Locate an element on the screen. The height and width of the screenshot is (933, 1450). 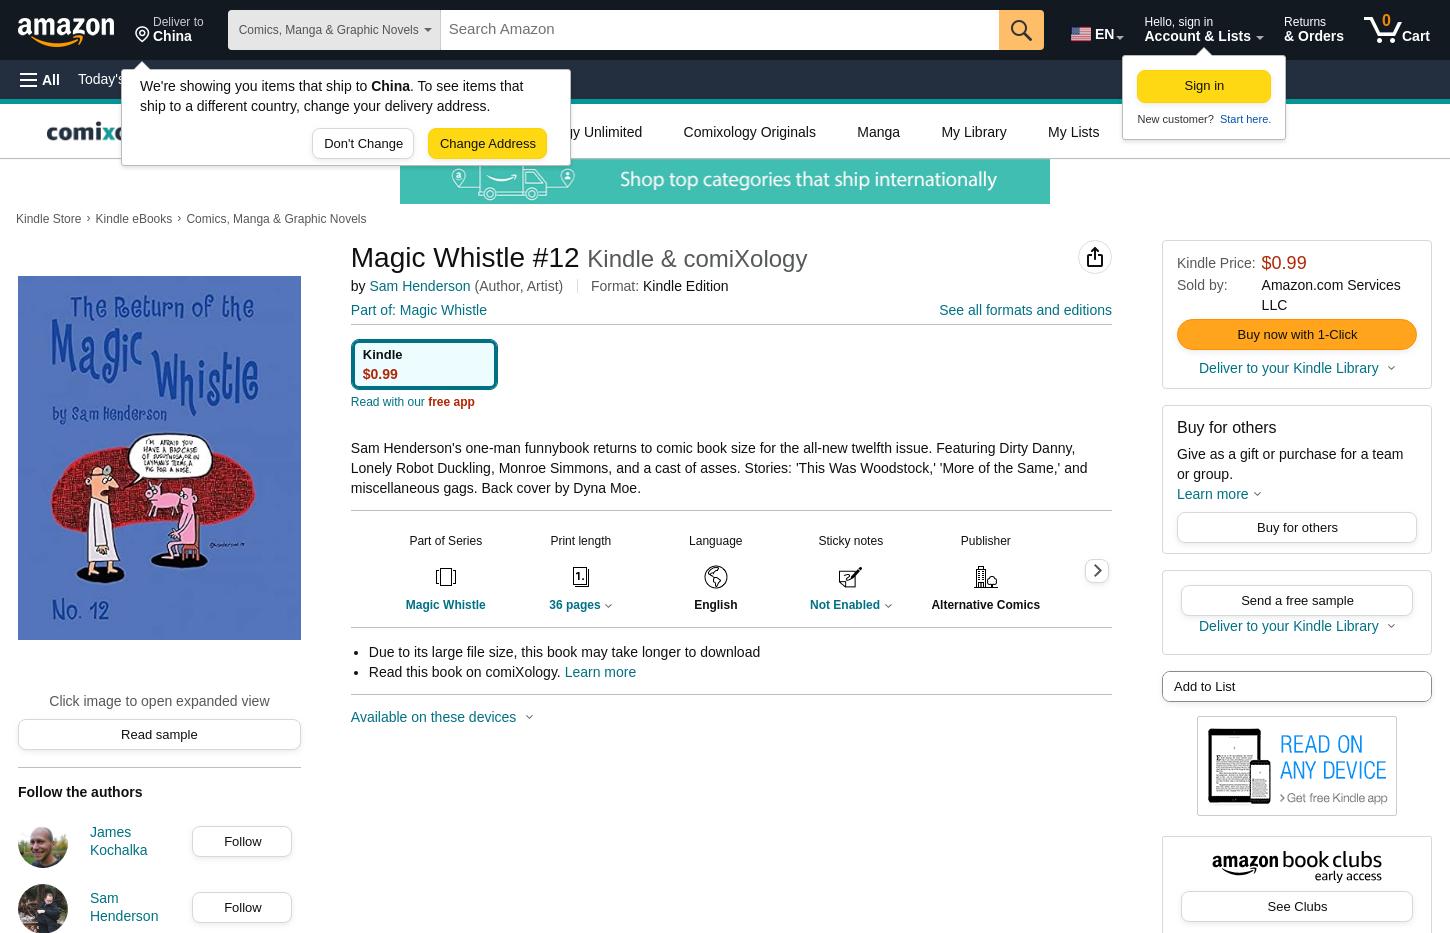
'Page Flip' is located at coordinates (1389, 539).